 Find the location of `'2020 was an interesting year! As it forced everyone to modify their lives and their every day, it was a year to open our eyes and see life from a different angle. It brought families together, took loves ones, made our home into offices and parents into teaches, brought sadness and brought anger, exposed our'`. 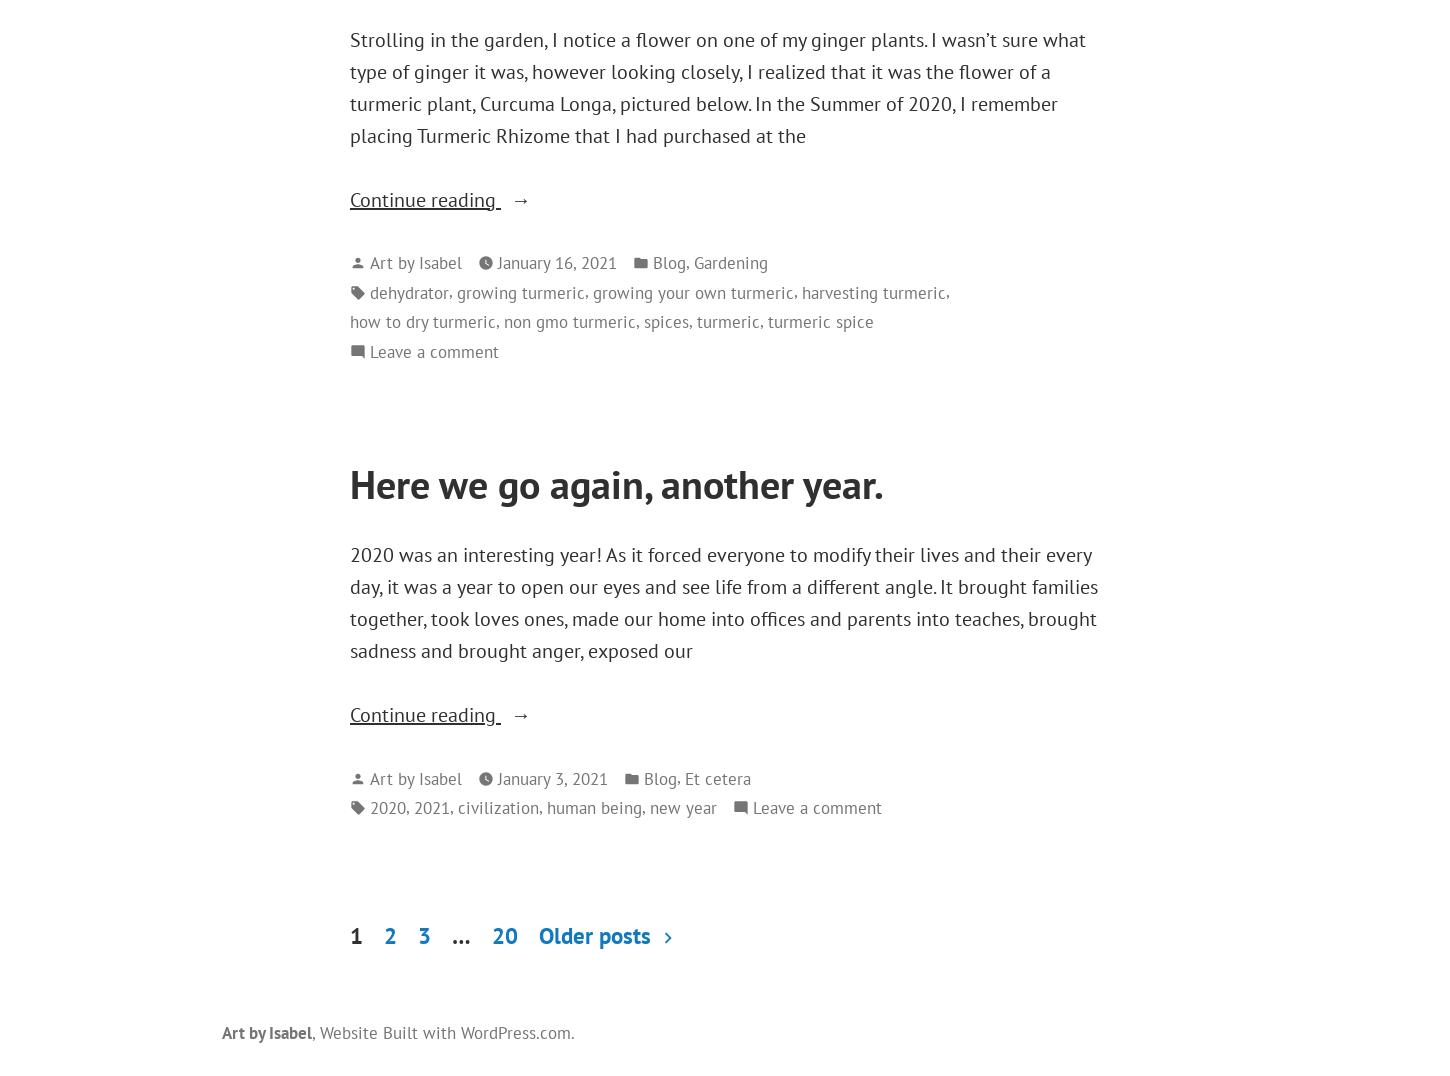

'2020 was an interesting year! As it forced everyone to modify their lives and their every day, it was a year to open our eyes and see life from a different angle. It brought families together, took loves ones, made our home into offices and parents into teaches, brought sadness and brought anger, exposed our' is located at coordinates (722, 602).